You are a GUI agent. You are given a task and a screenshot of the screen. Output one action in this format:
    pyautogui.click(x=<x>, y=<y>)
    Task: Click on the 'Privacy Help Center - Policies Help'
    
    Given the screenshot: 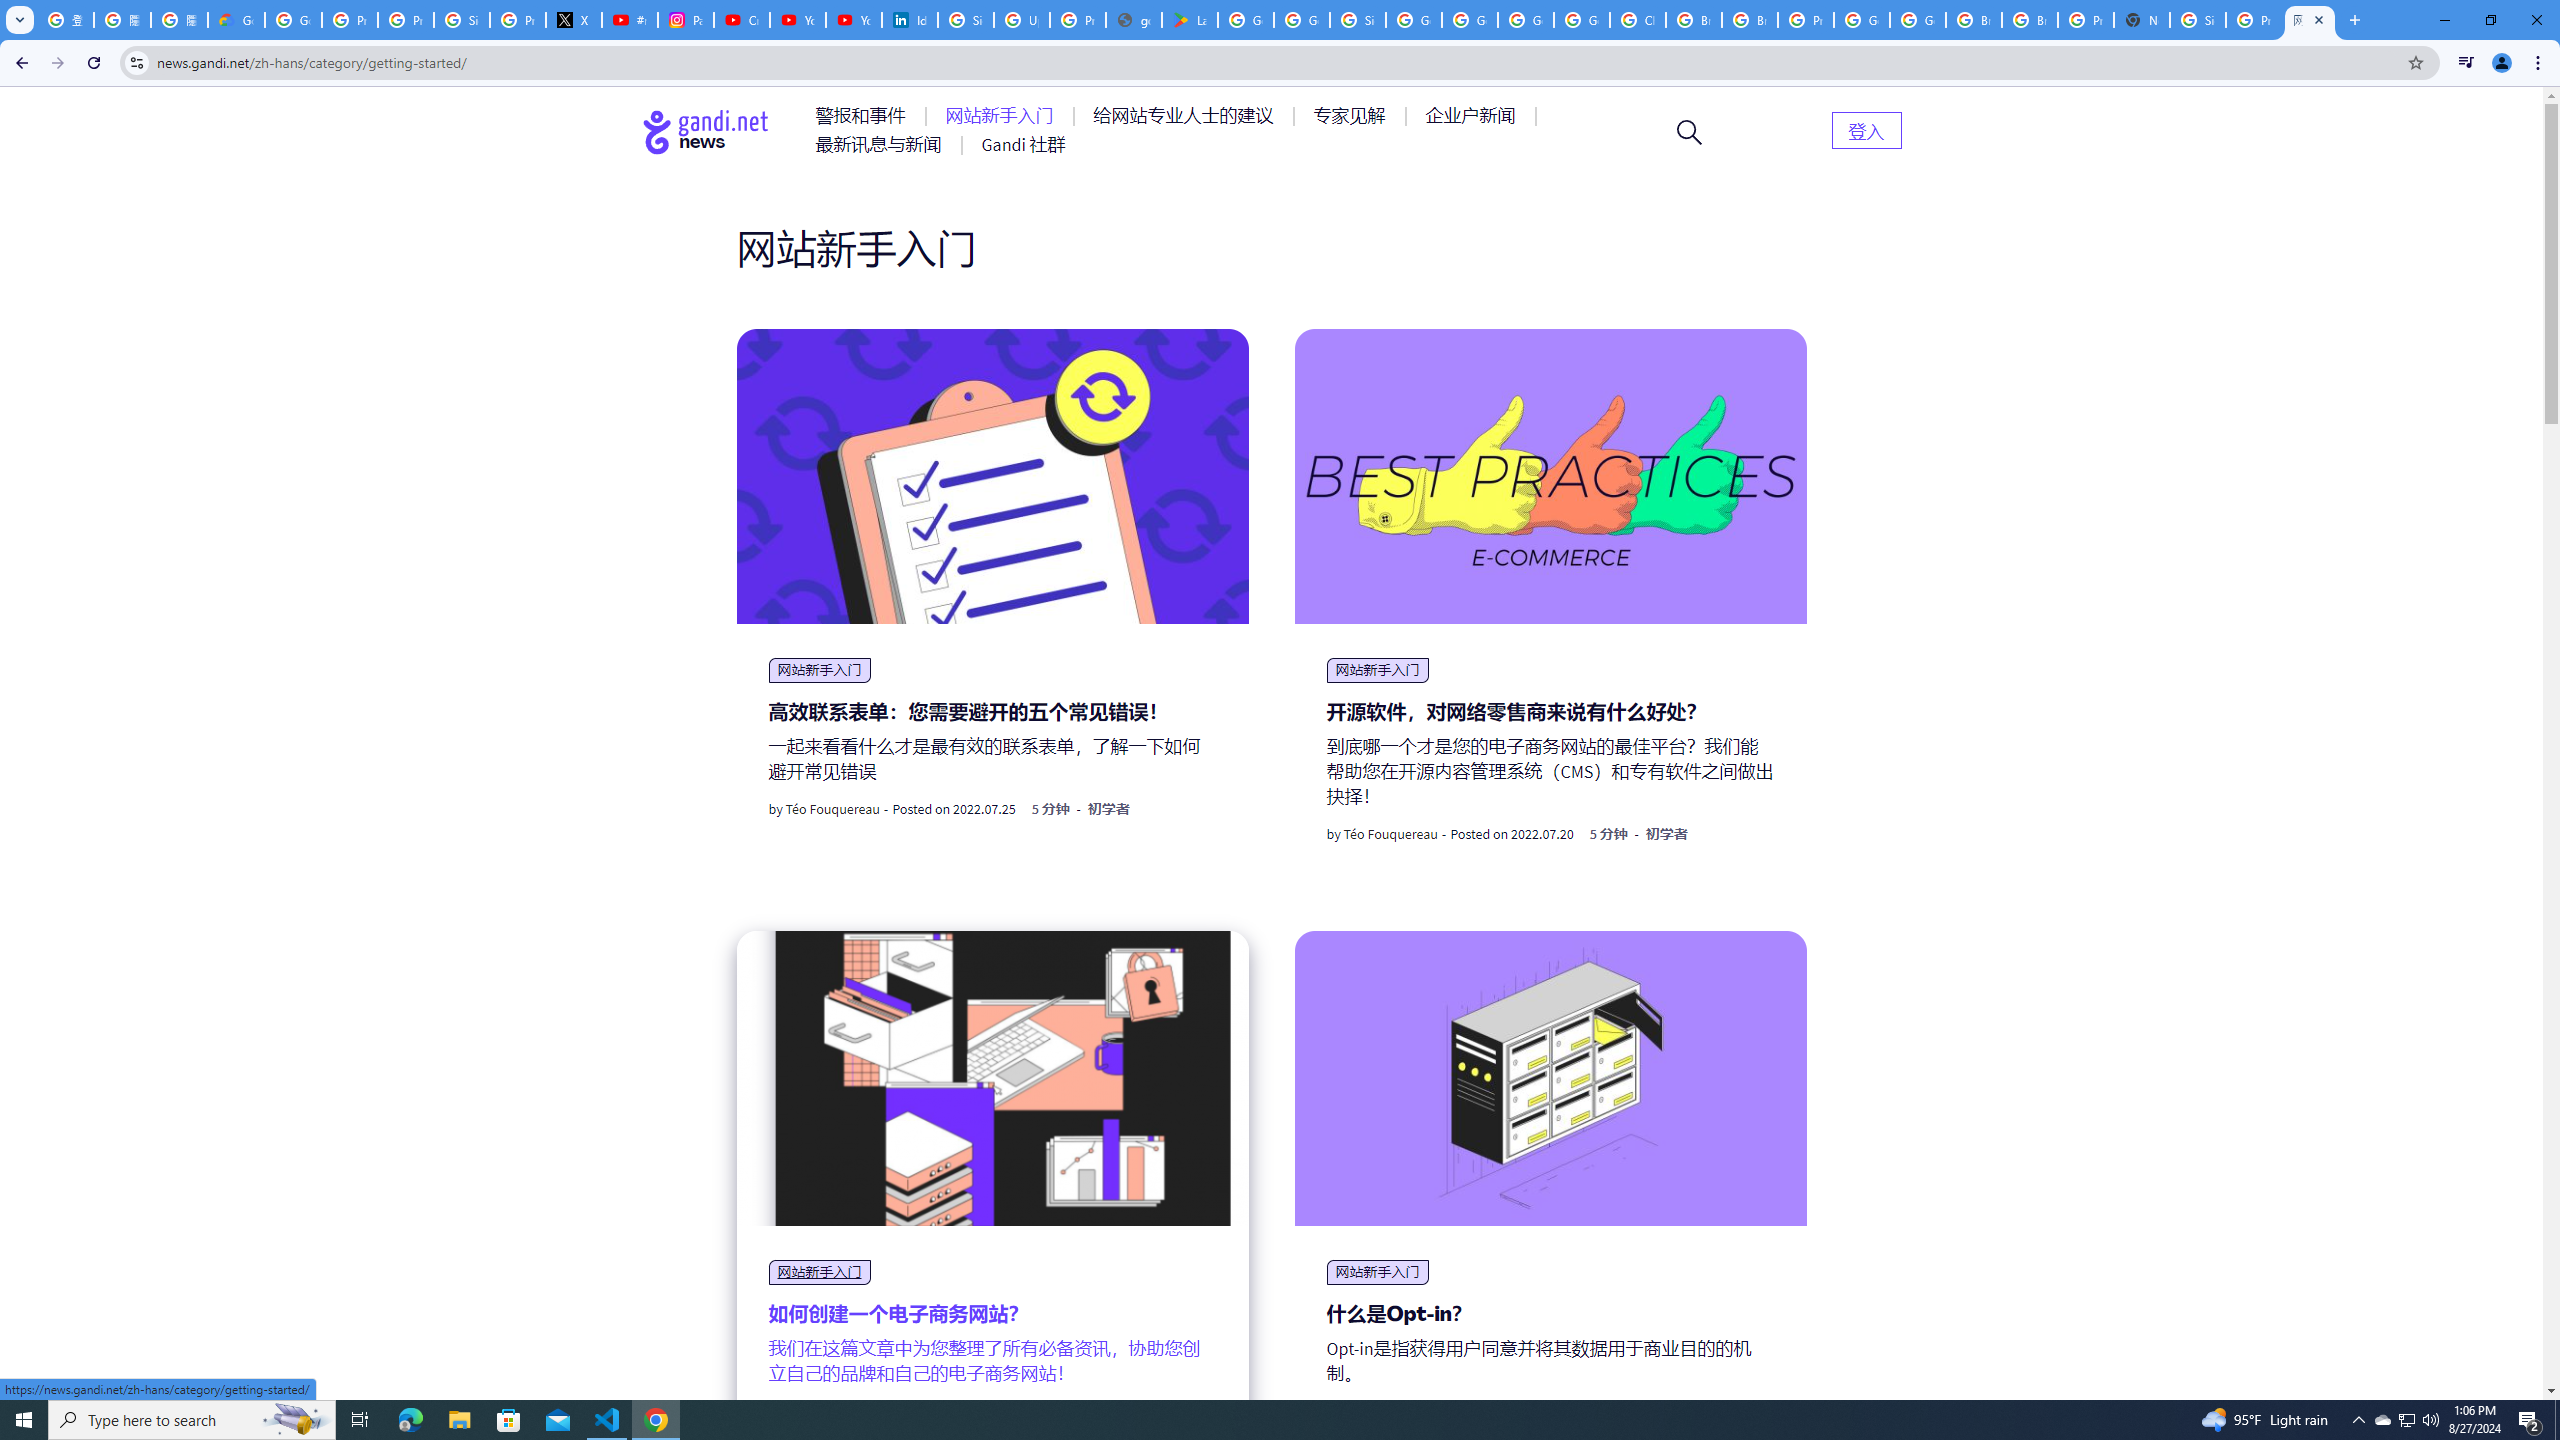 What is the action you would take?
    pyautogui.click(x=348, y=19)
    